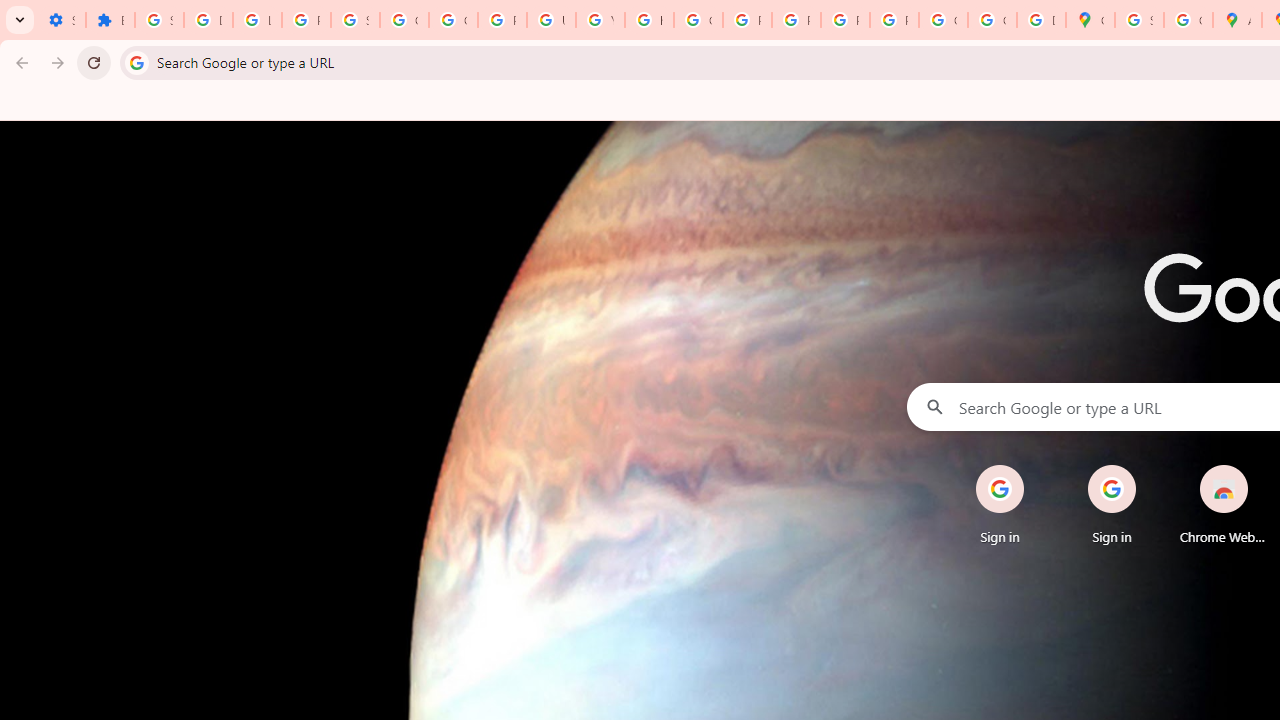  What do you see at coordinates (1188, 20) in the screenshot?
I see `'Create your Google Account'` at bounding box center [1188, 20].